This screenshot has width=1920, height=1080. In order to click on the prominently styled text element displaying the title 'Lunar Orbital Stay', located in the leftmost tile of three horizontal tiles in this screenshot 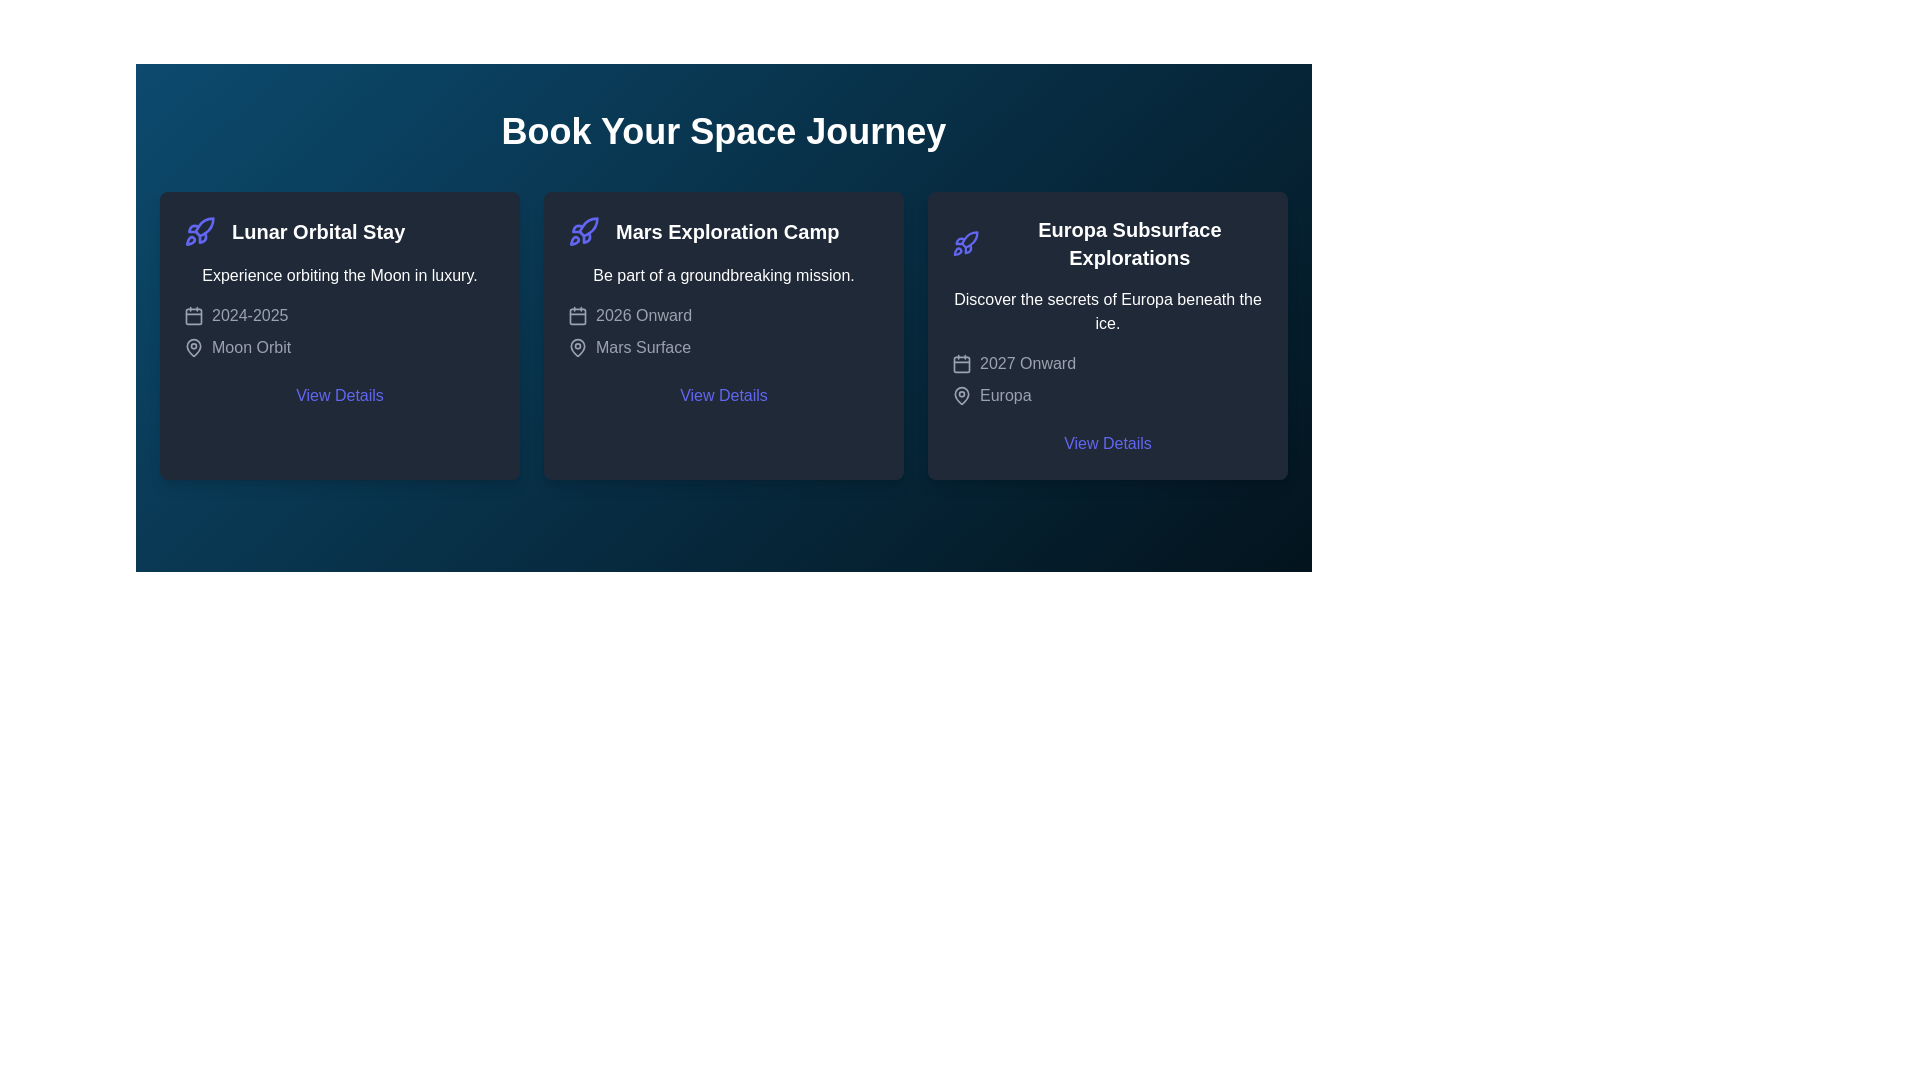, I will do `click(317, 230)`.